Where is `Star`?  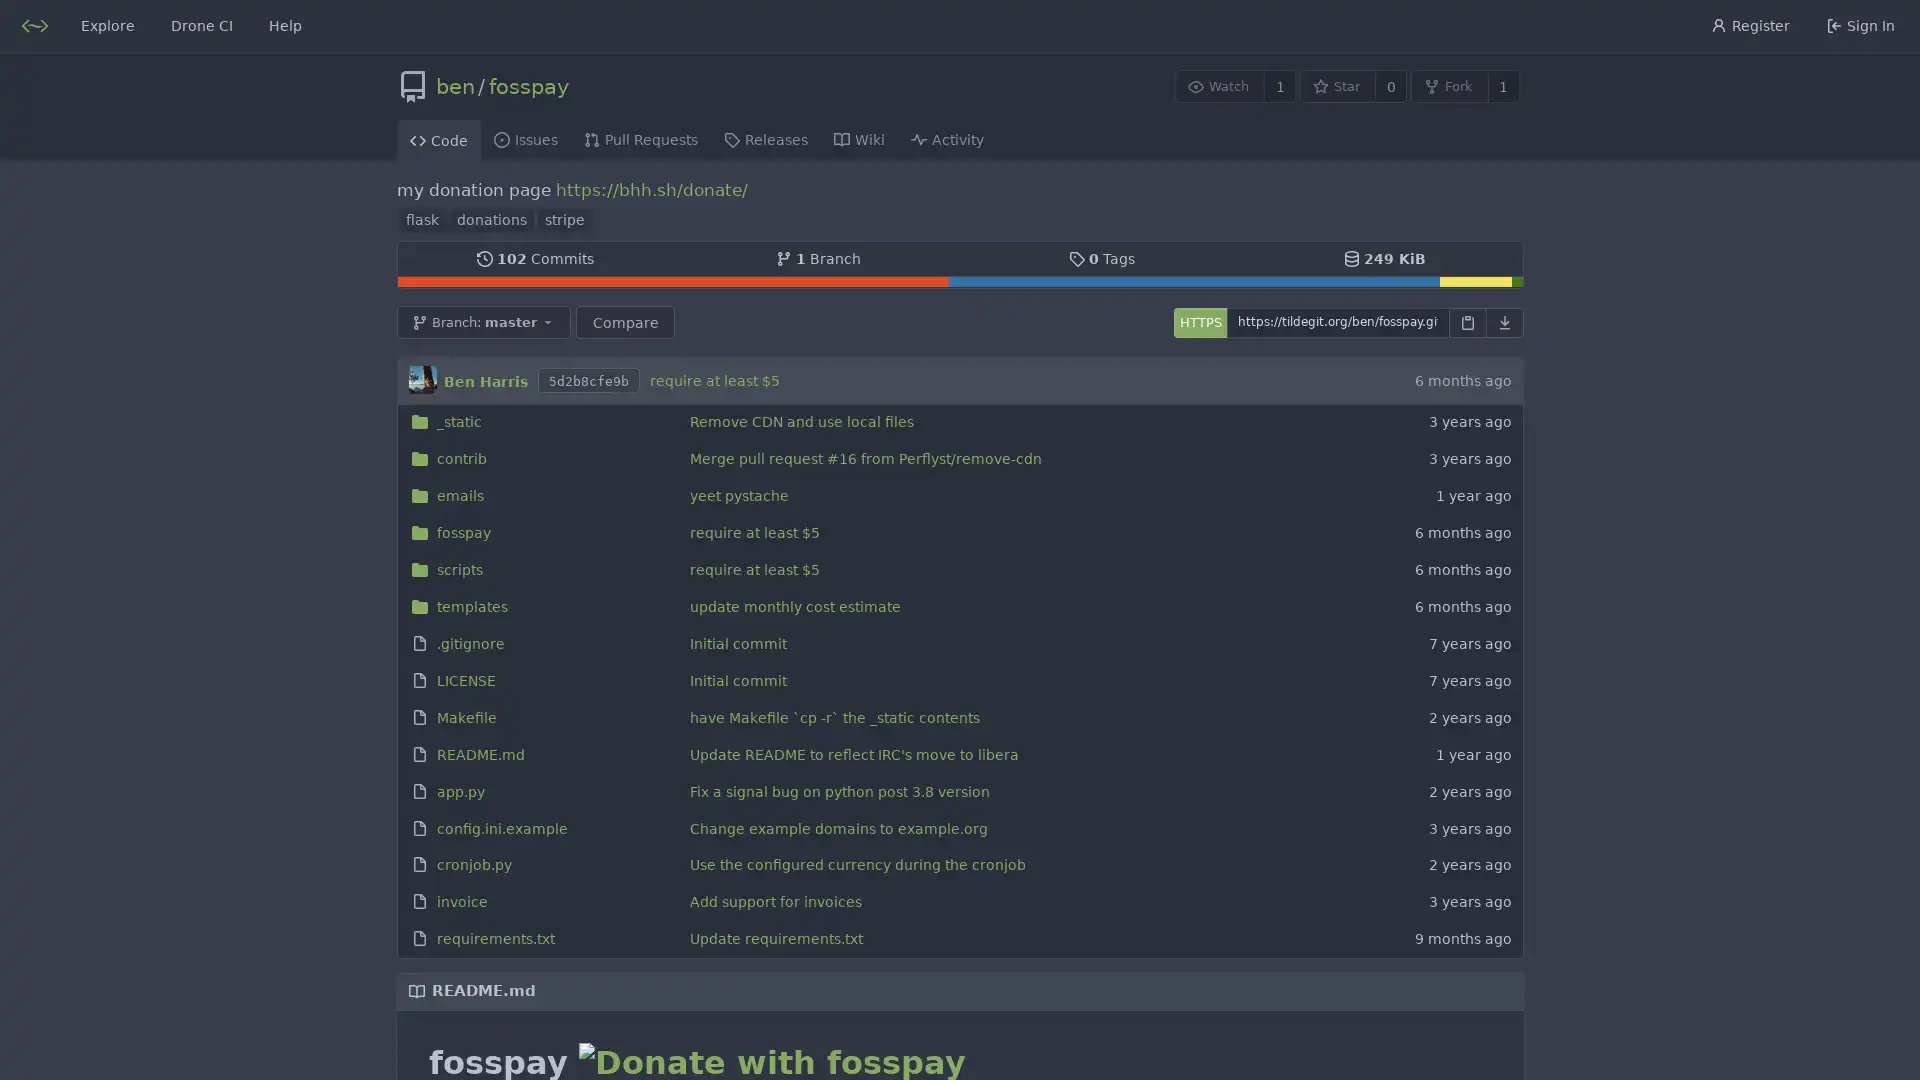
Star is located at coordinates (1337, 85).